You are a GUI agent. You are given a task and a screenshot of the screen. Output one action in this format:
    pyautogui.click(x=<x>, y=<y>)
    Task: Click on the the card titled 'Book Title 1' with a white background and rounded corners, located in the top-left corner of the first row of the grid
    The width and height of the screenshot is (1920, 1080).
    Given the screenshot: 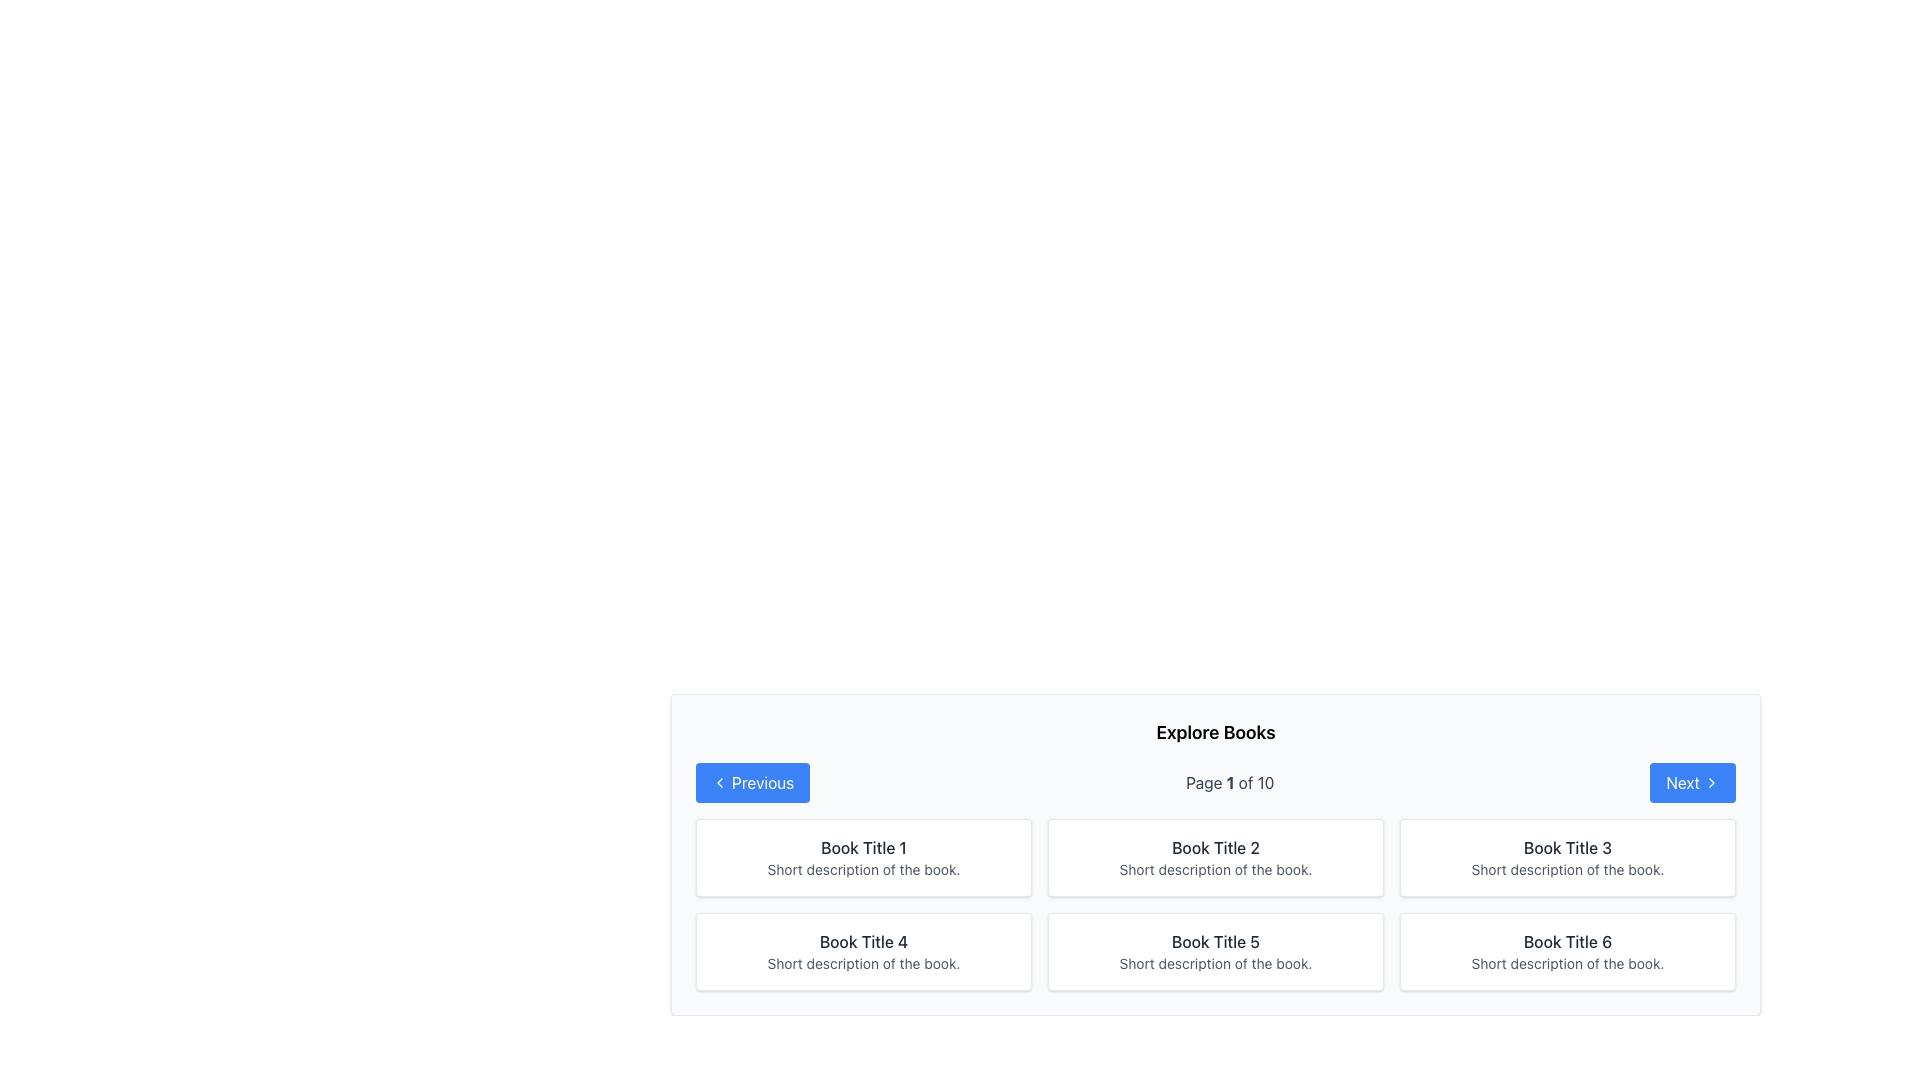 What is the action you would take?
    pyautogui.click(x=864, y=856)
    